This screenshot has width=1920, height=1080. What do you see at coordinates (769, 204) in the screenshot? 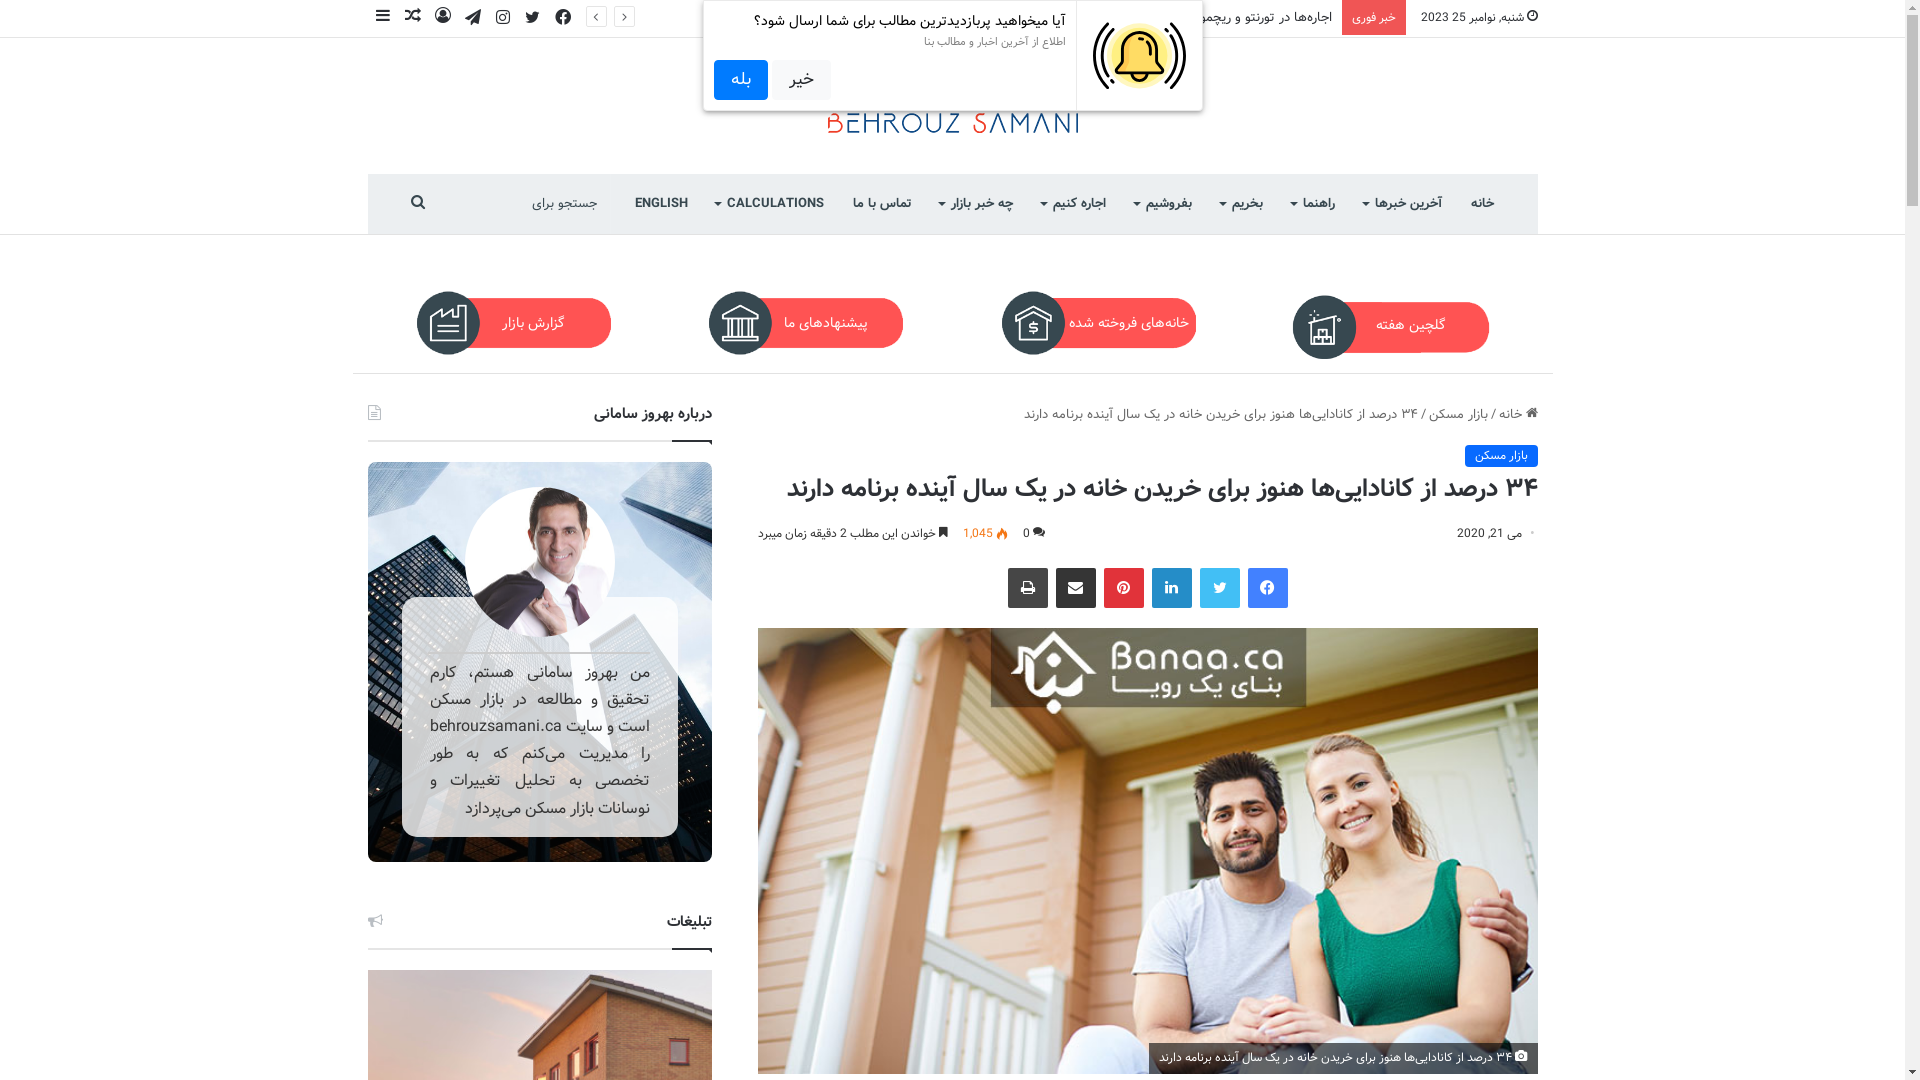
I see `'CALCULATIONS'` at bounding box center [769, 204].